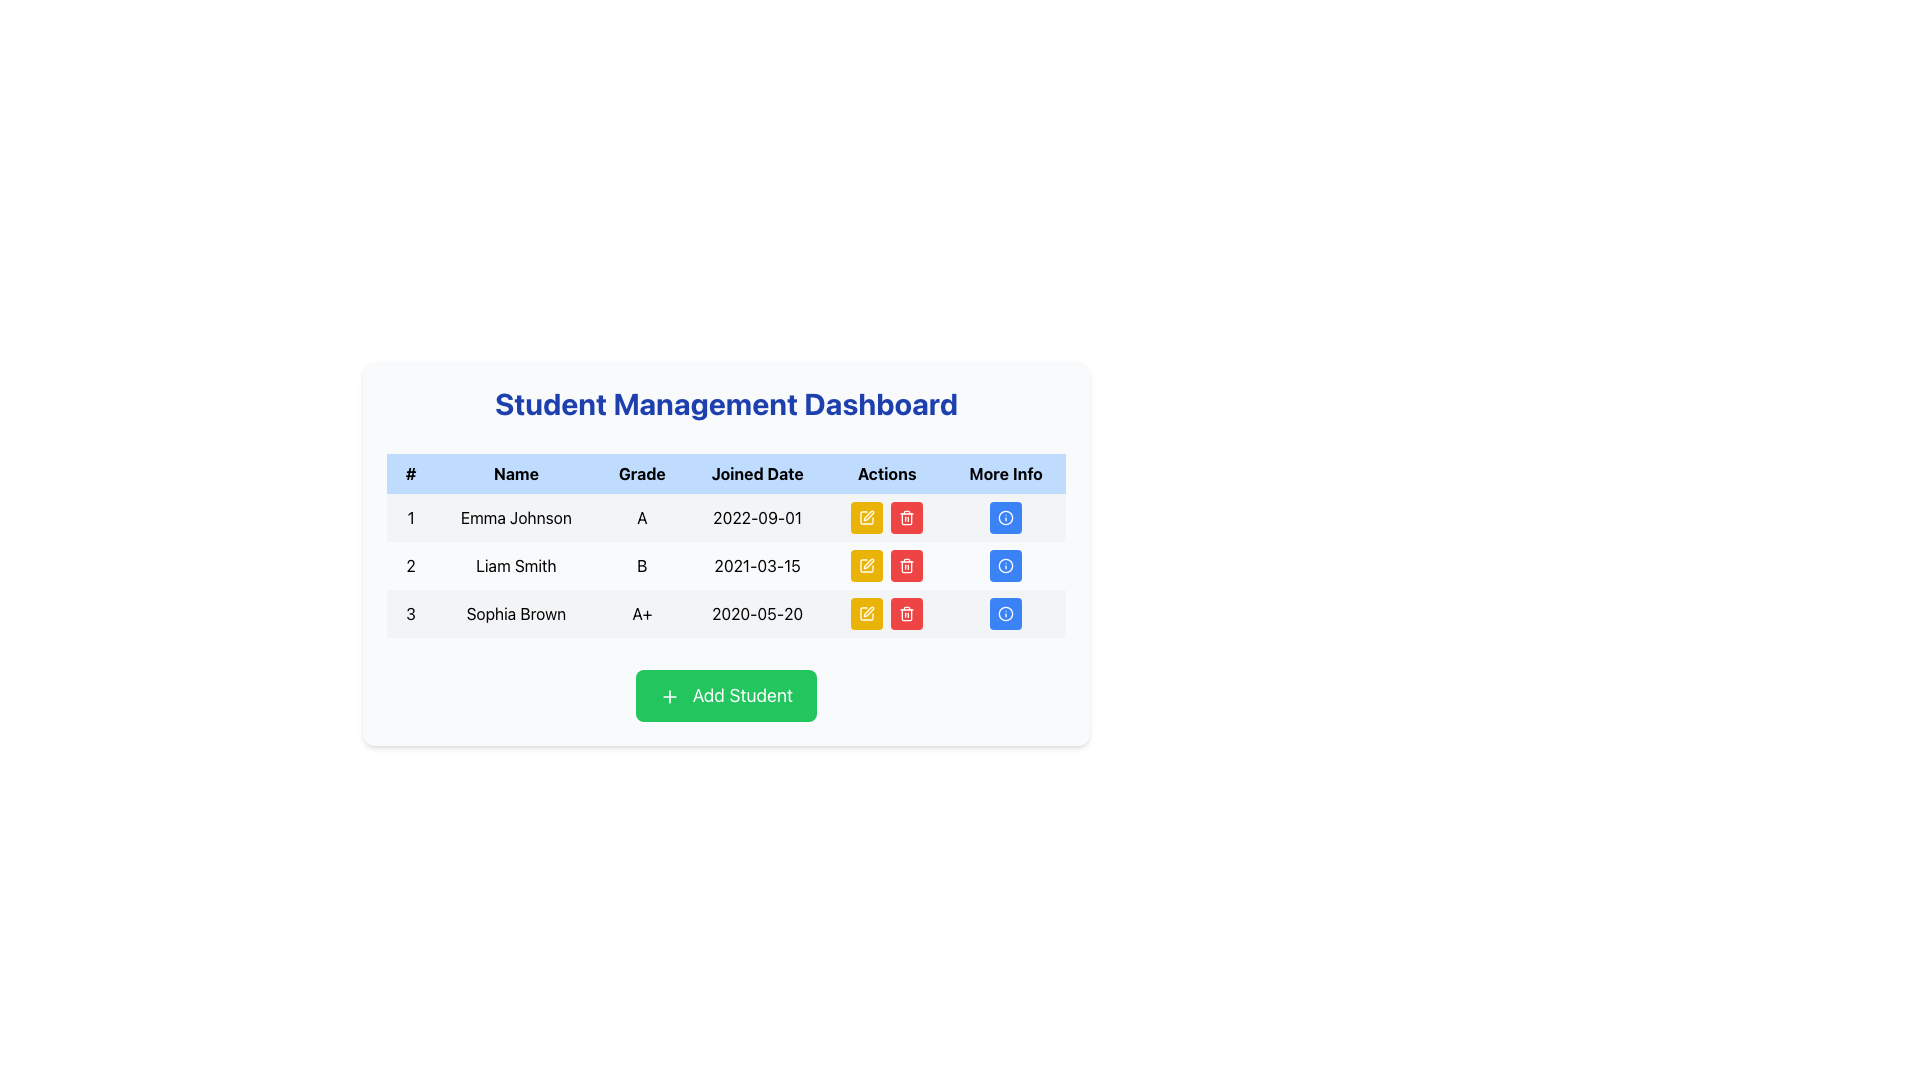 The width and height of the screenshot is (1920, 1080). Describe the element at coordinates (867, 566) in the screenshot. I see `the 'edit' icon button in the 'Actions' column of the second row associated with the 'Liam Smith' entry` at that location.